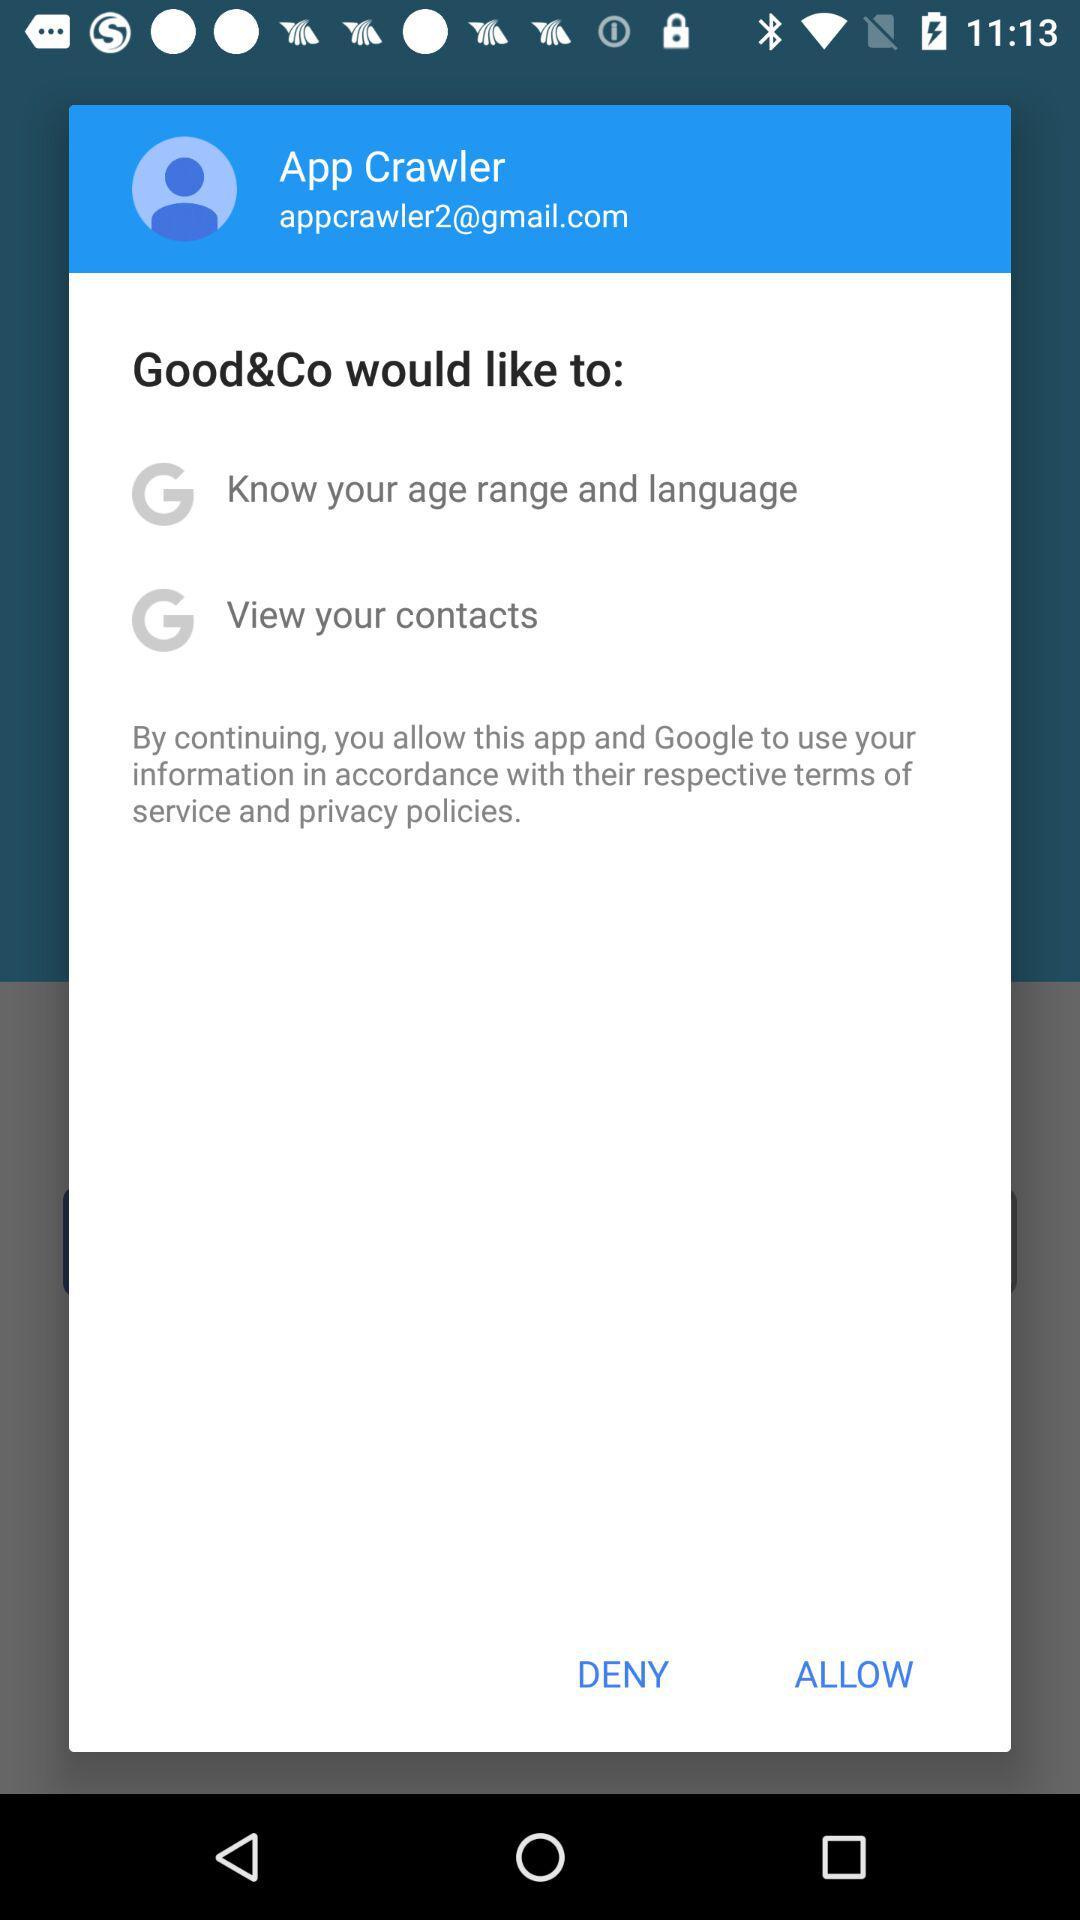 Image resolution: width=1080 pixels, height=1920 pixels. Describe the element at coordinates (392, 164) in the screenshot. I see `app crawler icon` at that location.